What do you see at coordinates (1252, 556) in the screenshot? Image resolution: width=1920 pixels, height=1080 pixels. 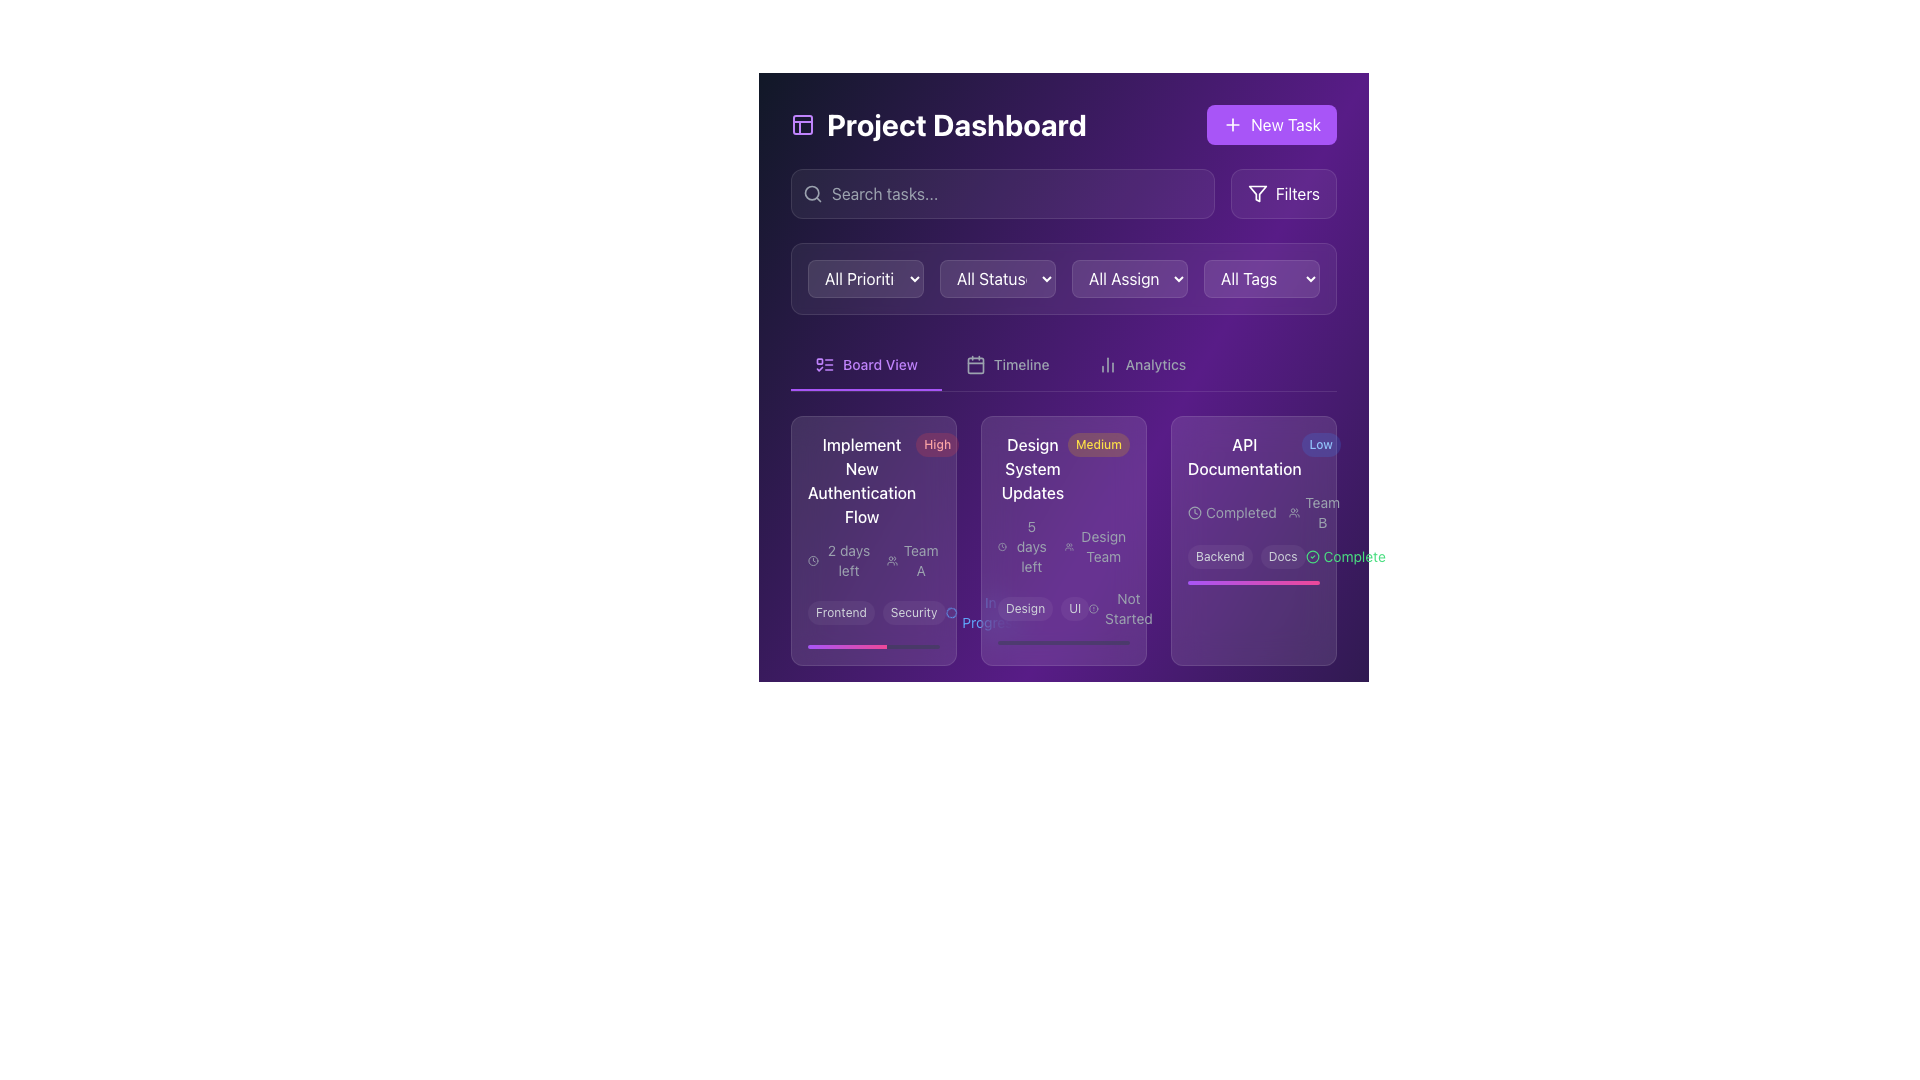 I see `the statuses indicated in the horizontal group of three text labels styled as pills, reading 'Backend', 'Docs', and 'Complete', located within the 'API Documentation' card` at bounding box center [1252, 556].